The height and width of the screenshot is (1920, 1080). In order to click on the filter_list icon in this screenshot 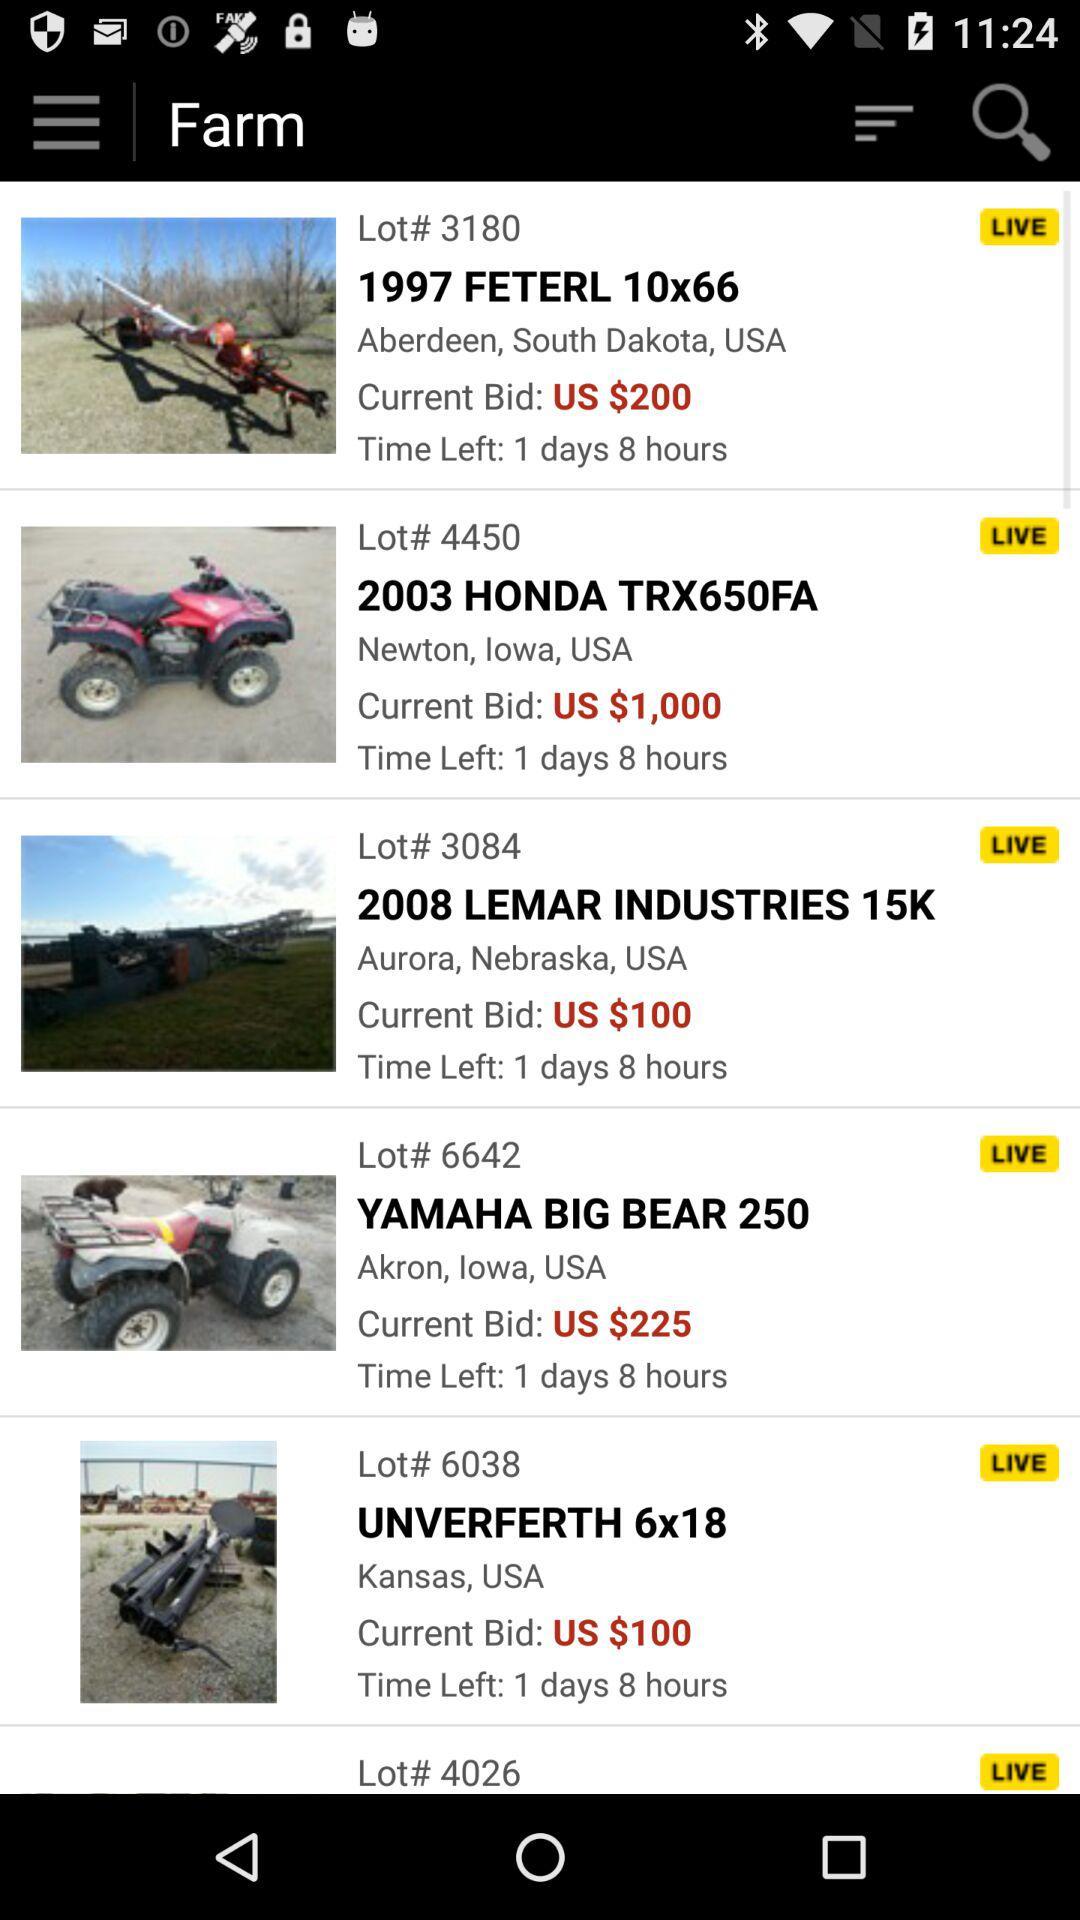, I will do `click(881, 129)`.